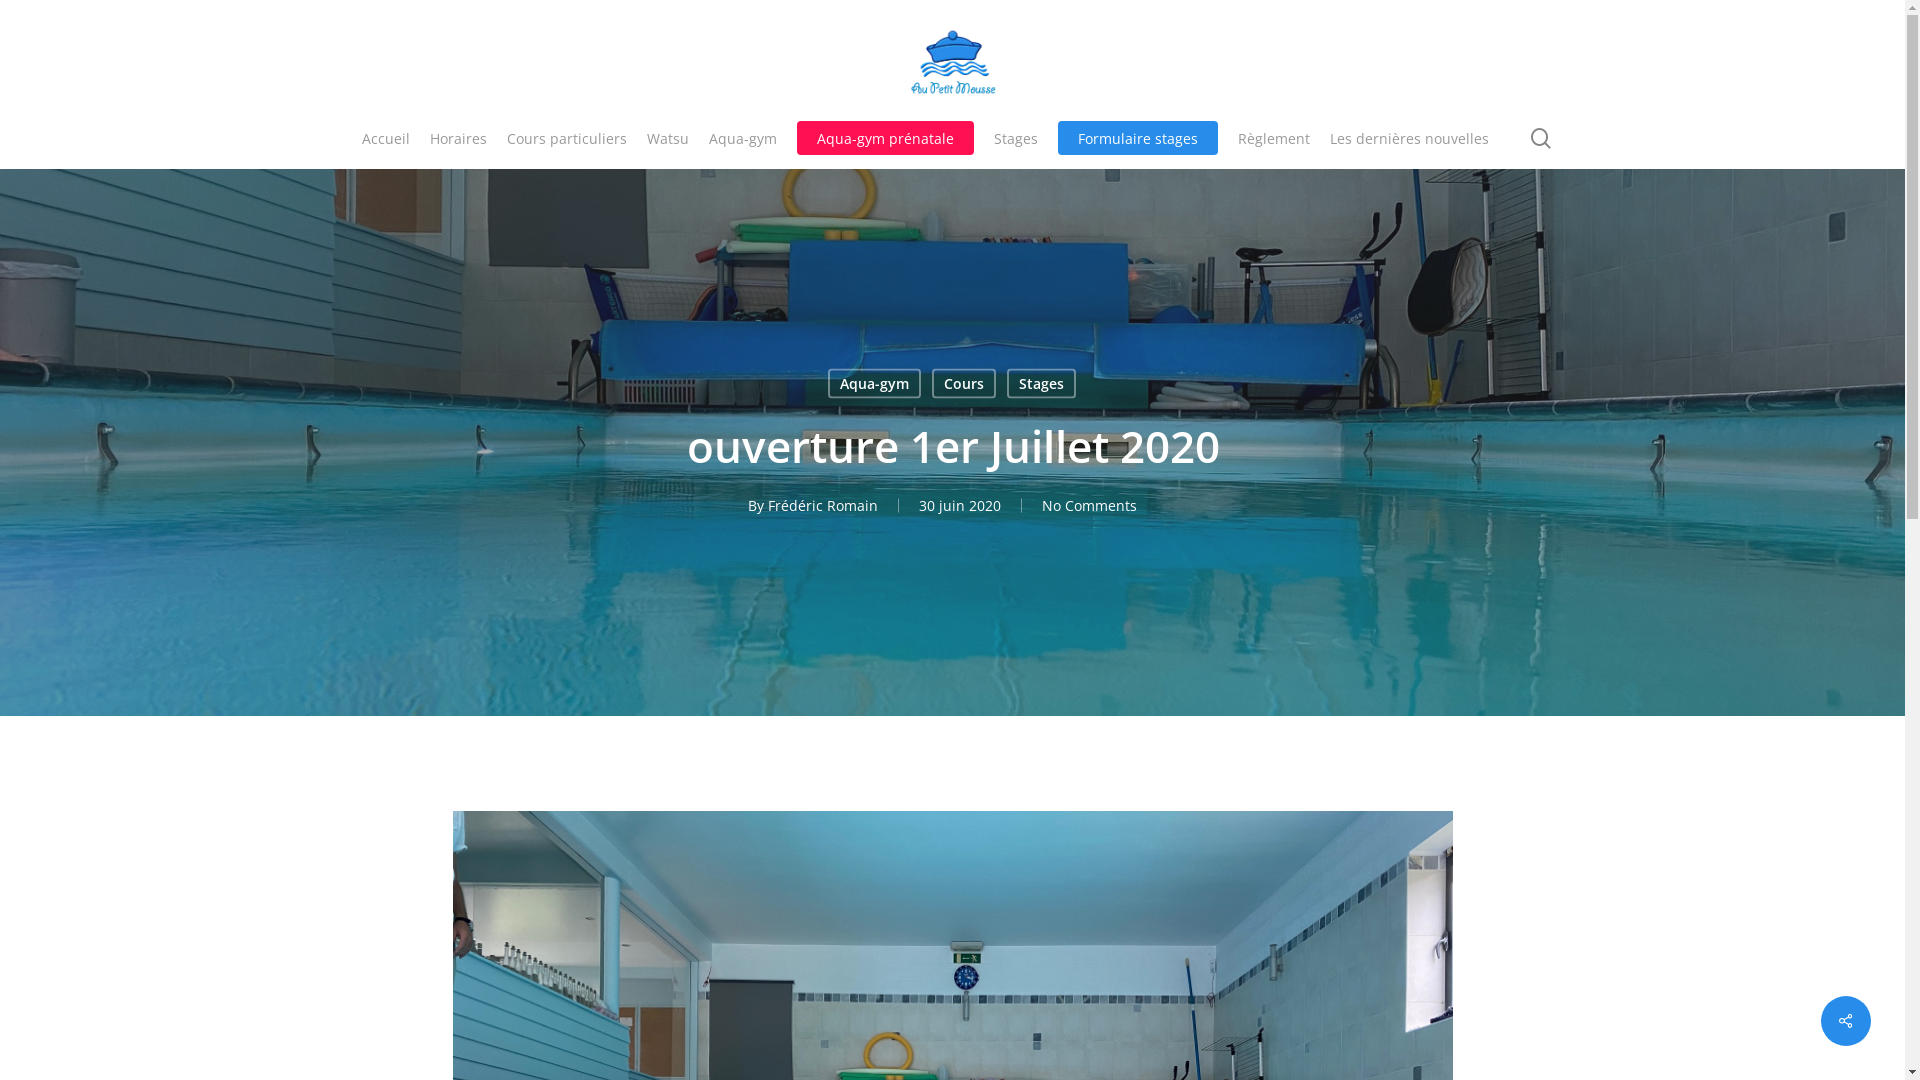 This screenshot has width=1920, height=1080. I want to click on 'No Comments', so click(1088, 504).